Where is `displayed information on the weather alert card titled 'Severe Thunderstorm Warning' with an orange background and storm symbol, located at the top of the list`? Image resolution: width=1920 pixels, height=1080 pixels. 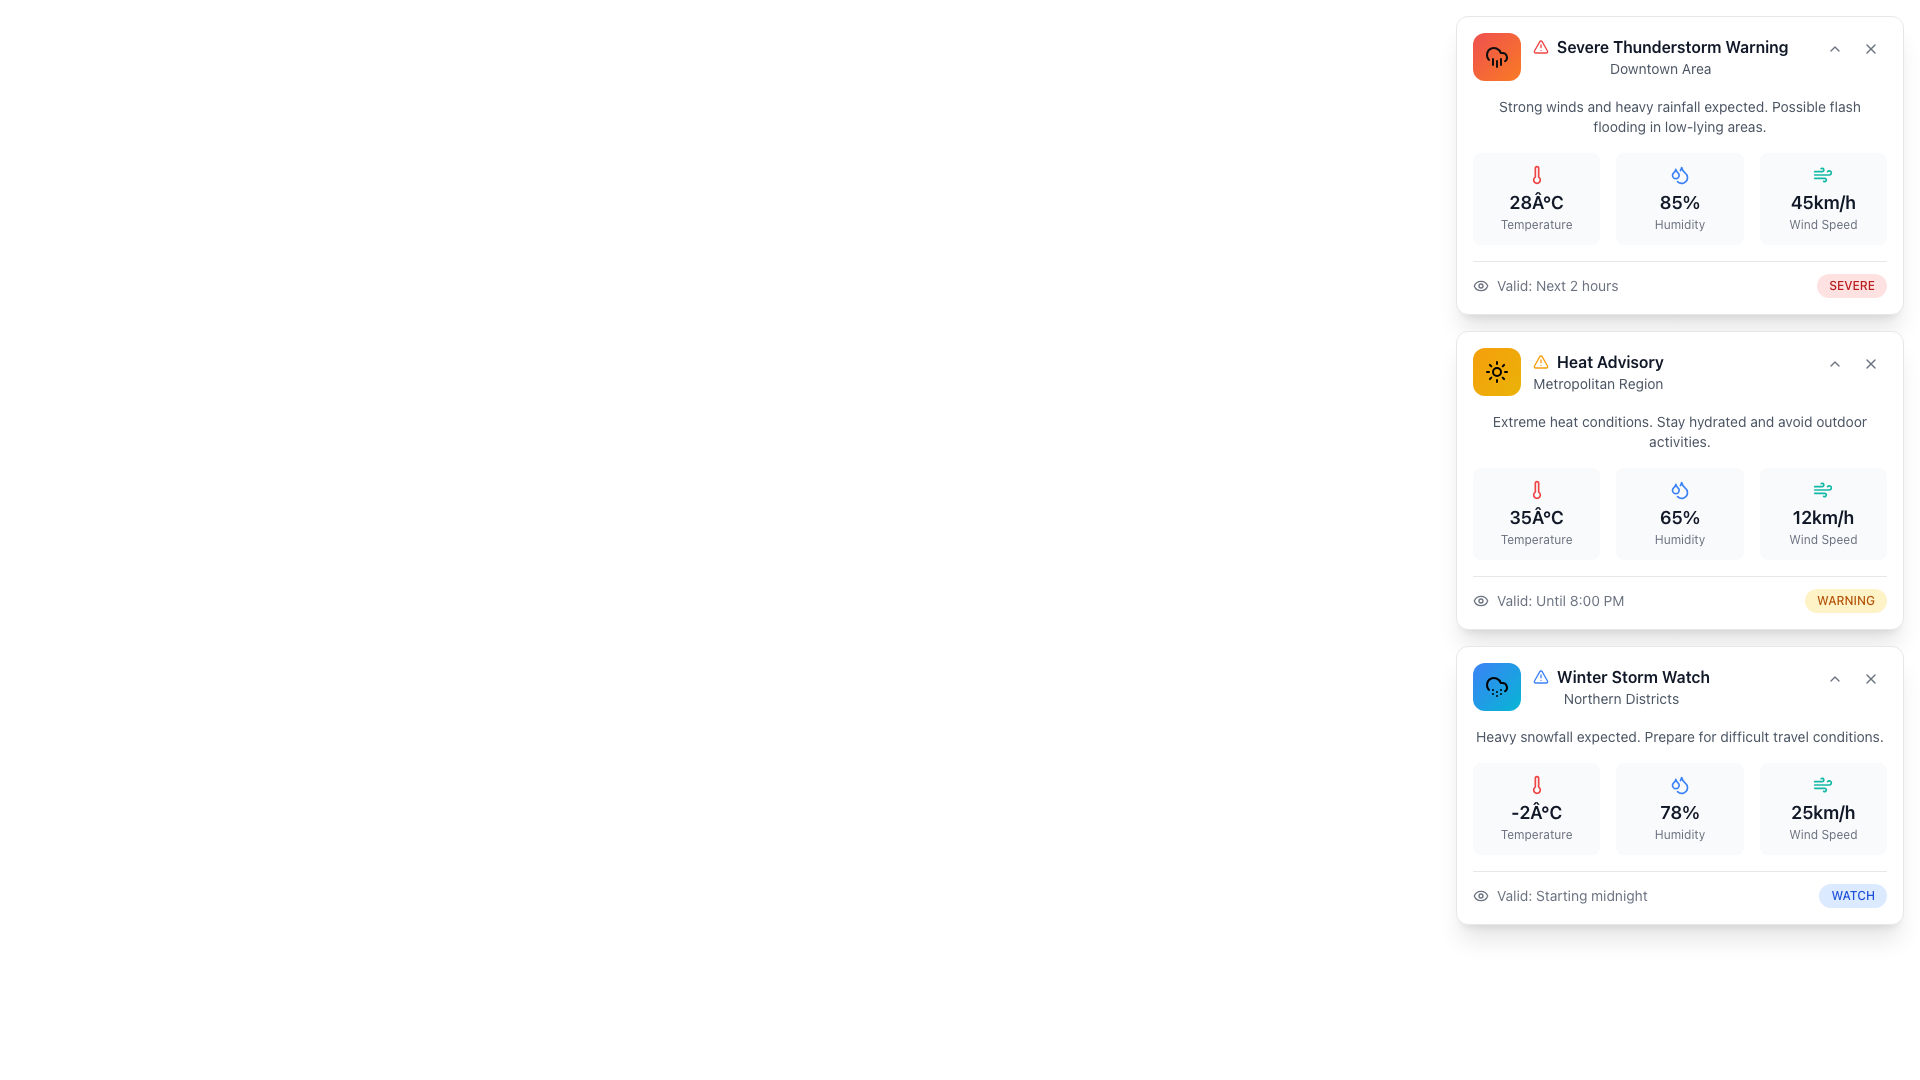 displayed information on the weather alert card titled 'Severe Thunderstorm Warning' with an orange background and storm symbol, located at the top of the list is located at coordinates (1680, 164).